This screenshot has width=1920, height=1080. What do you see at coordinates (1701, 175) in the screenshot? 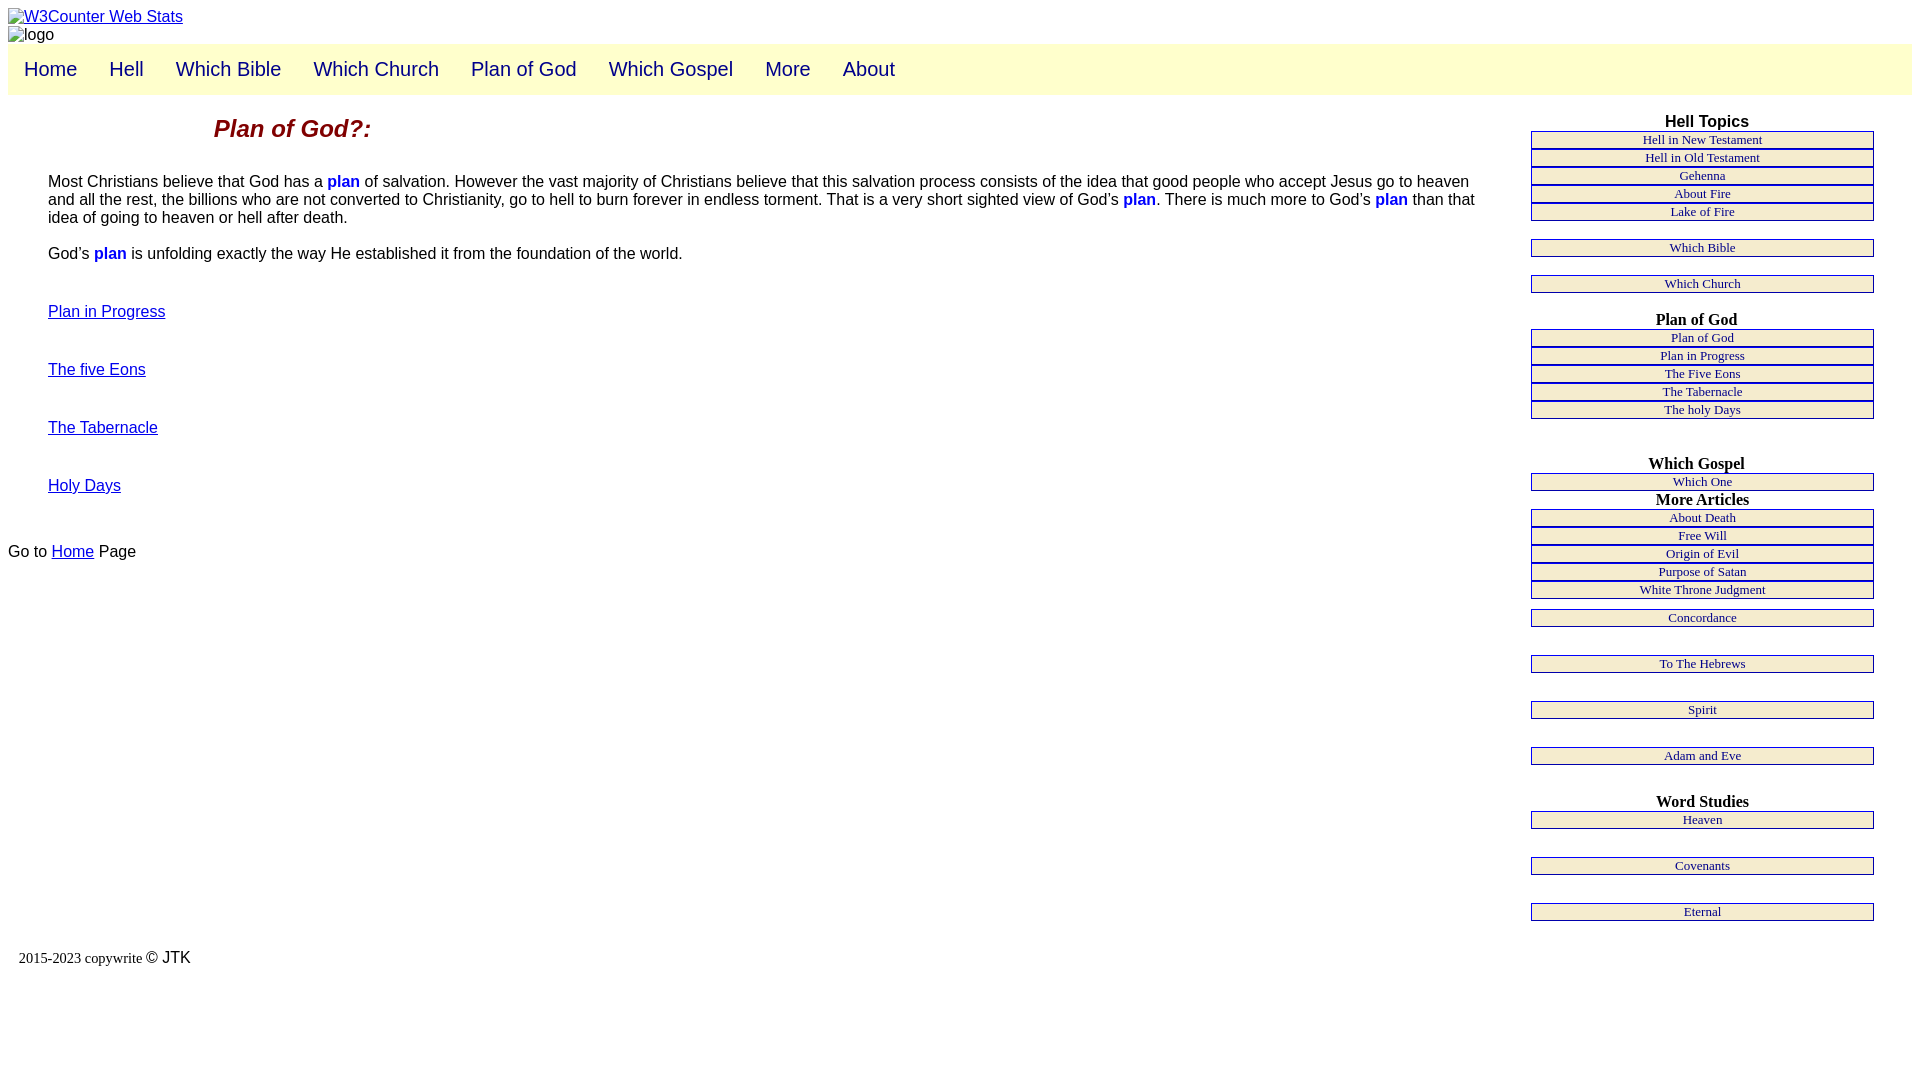
I see `'Gehenna'` at bounding box center [1701, 175].